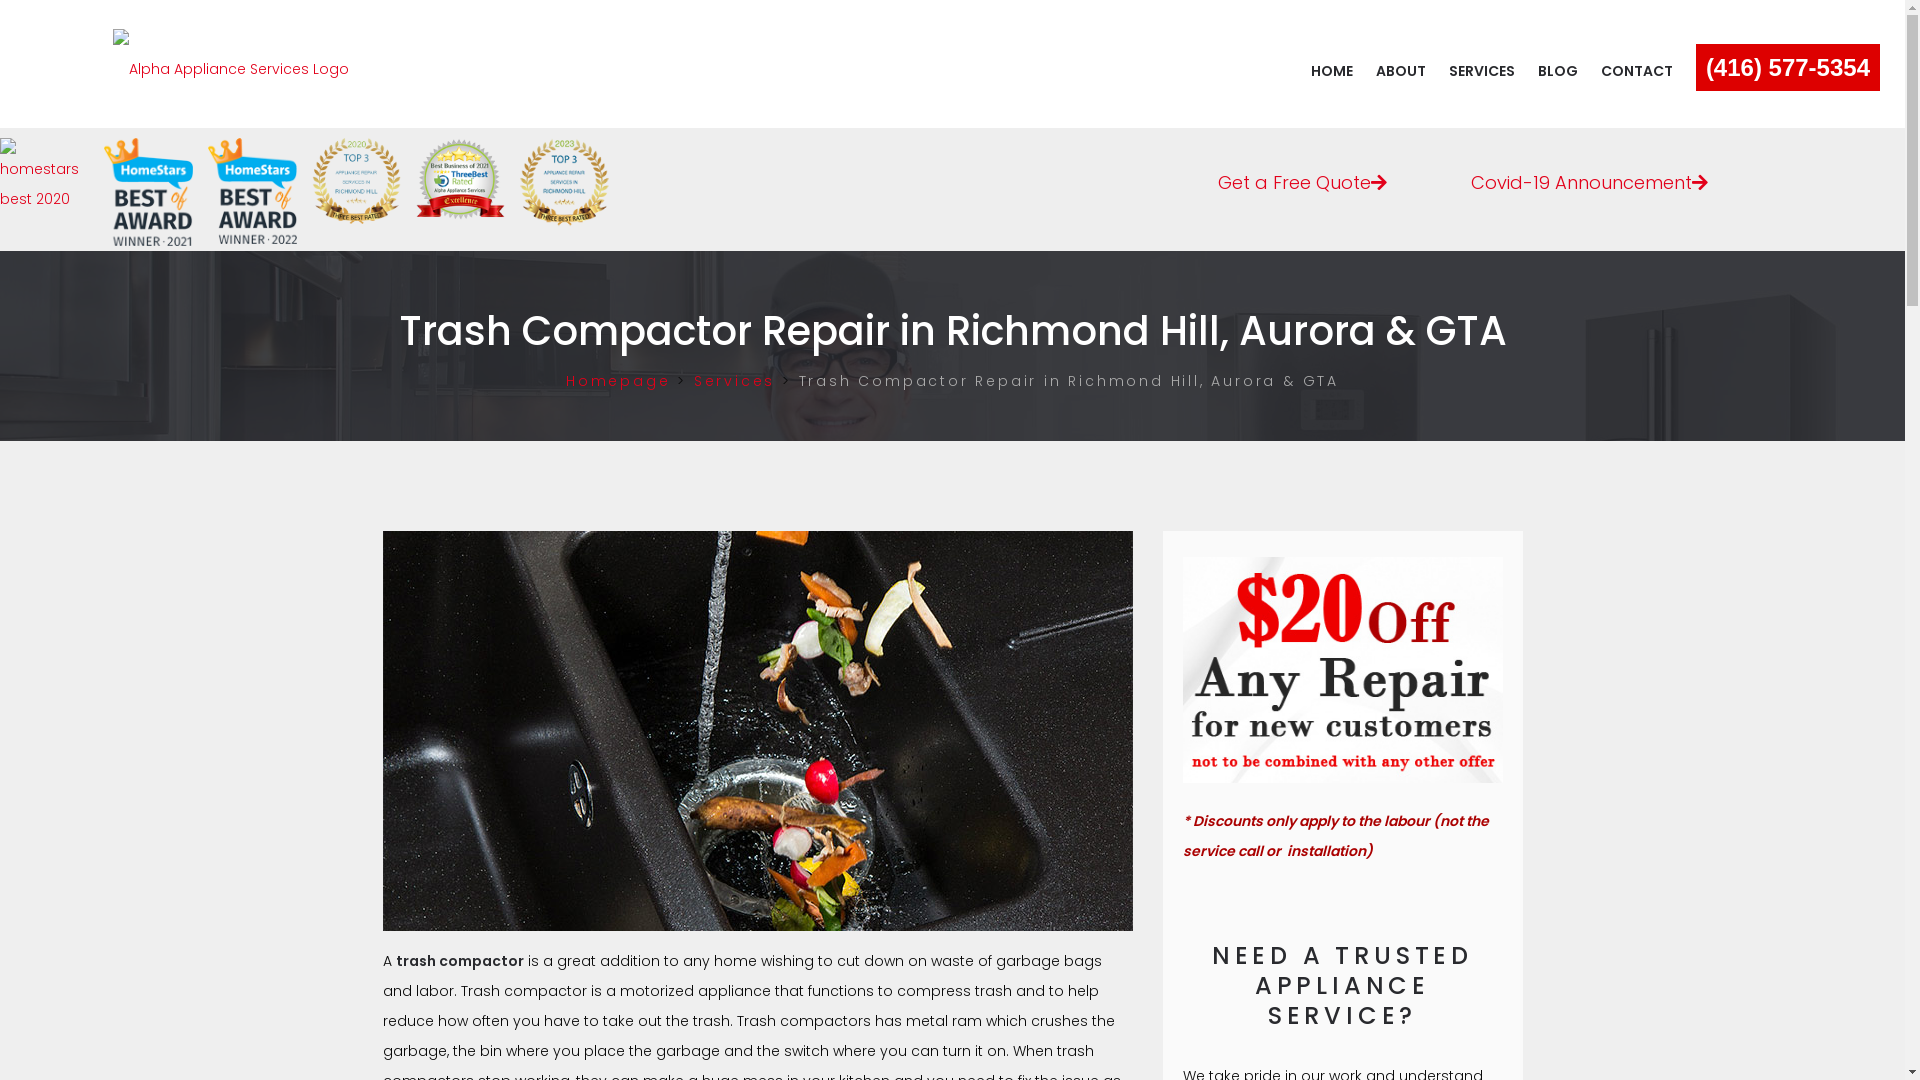 The width and height of the screenshot is (1920, 1080). I want to click on 'Get a Free Quote', so click(1302, 177).